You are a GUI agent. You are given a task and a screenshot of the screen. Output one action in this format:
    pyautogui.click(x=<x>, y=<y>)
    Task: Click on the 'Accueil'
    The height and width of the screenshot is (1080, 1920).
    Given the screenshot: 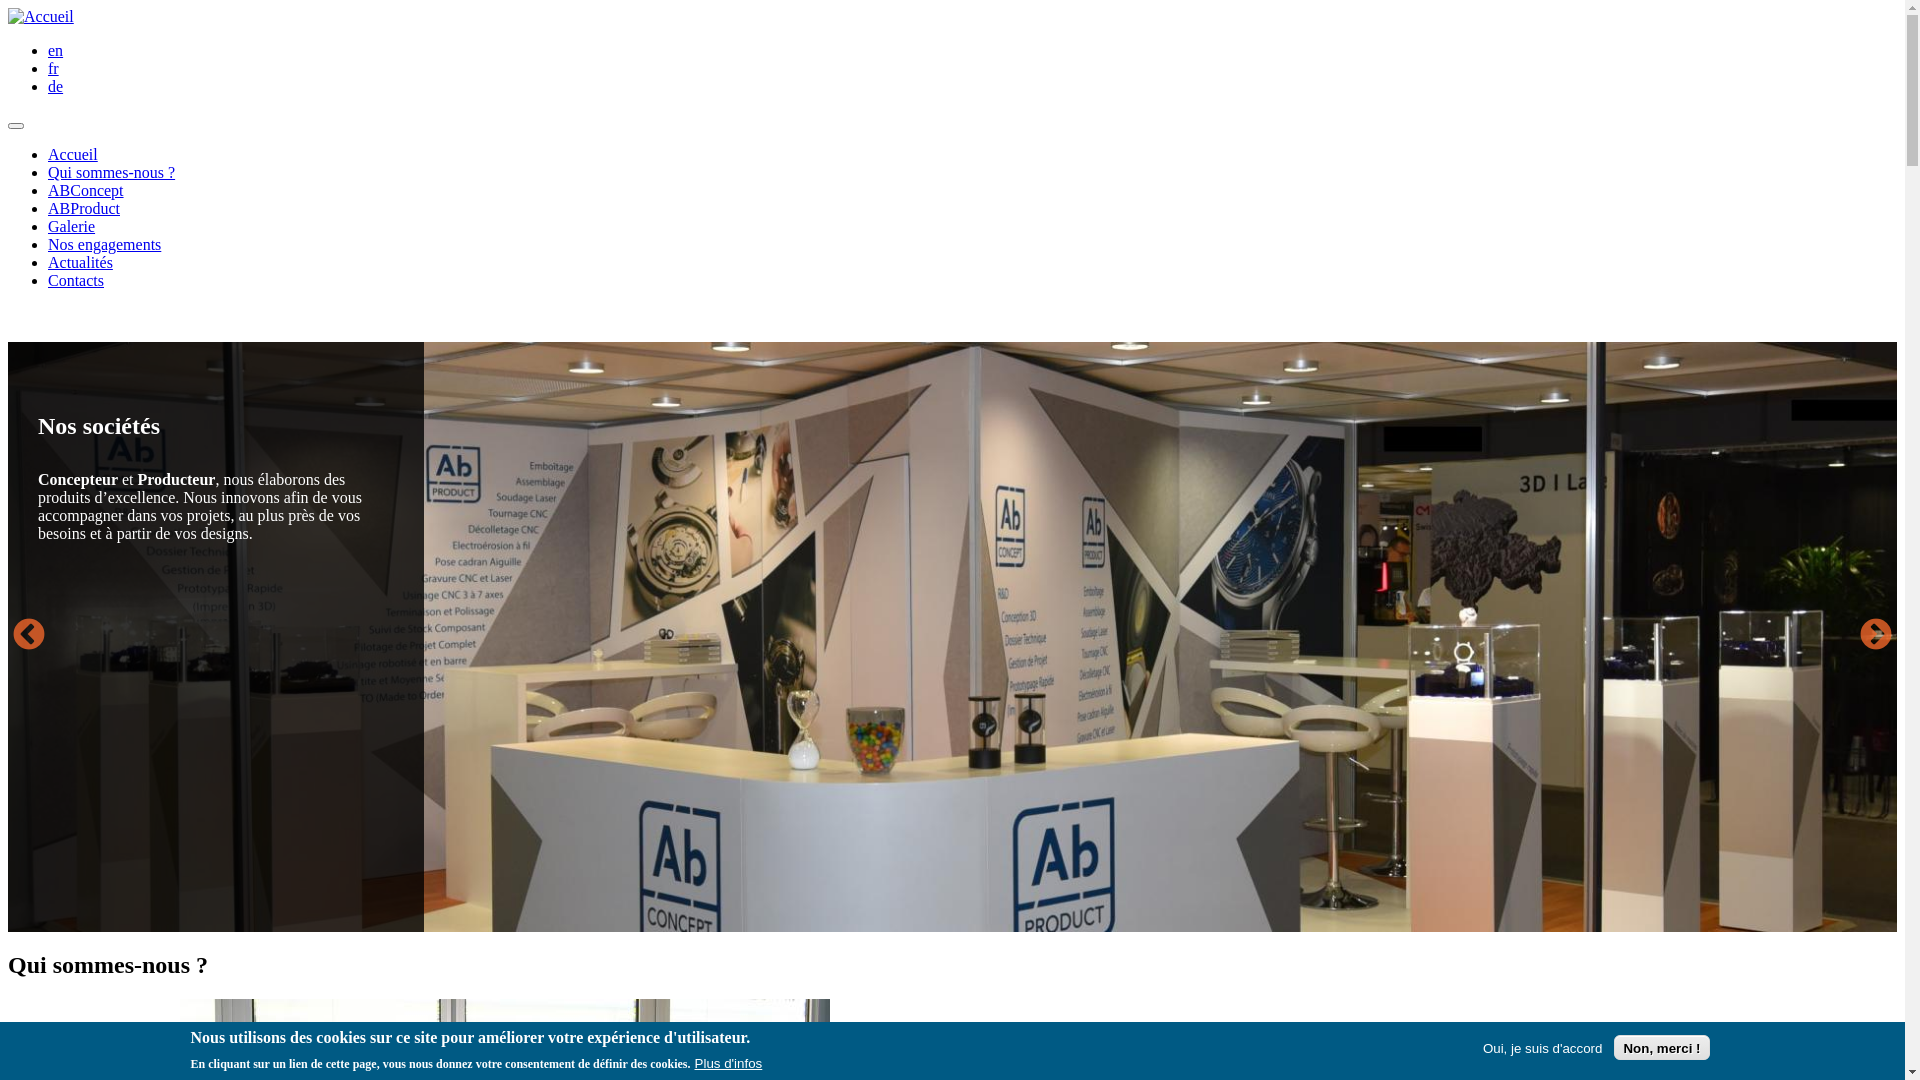 What is the action you would take?
    pyautogui.click(x=41, y=16)
    